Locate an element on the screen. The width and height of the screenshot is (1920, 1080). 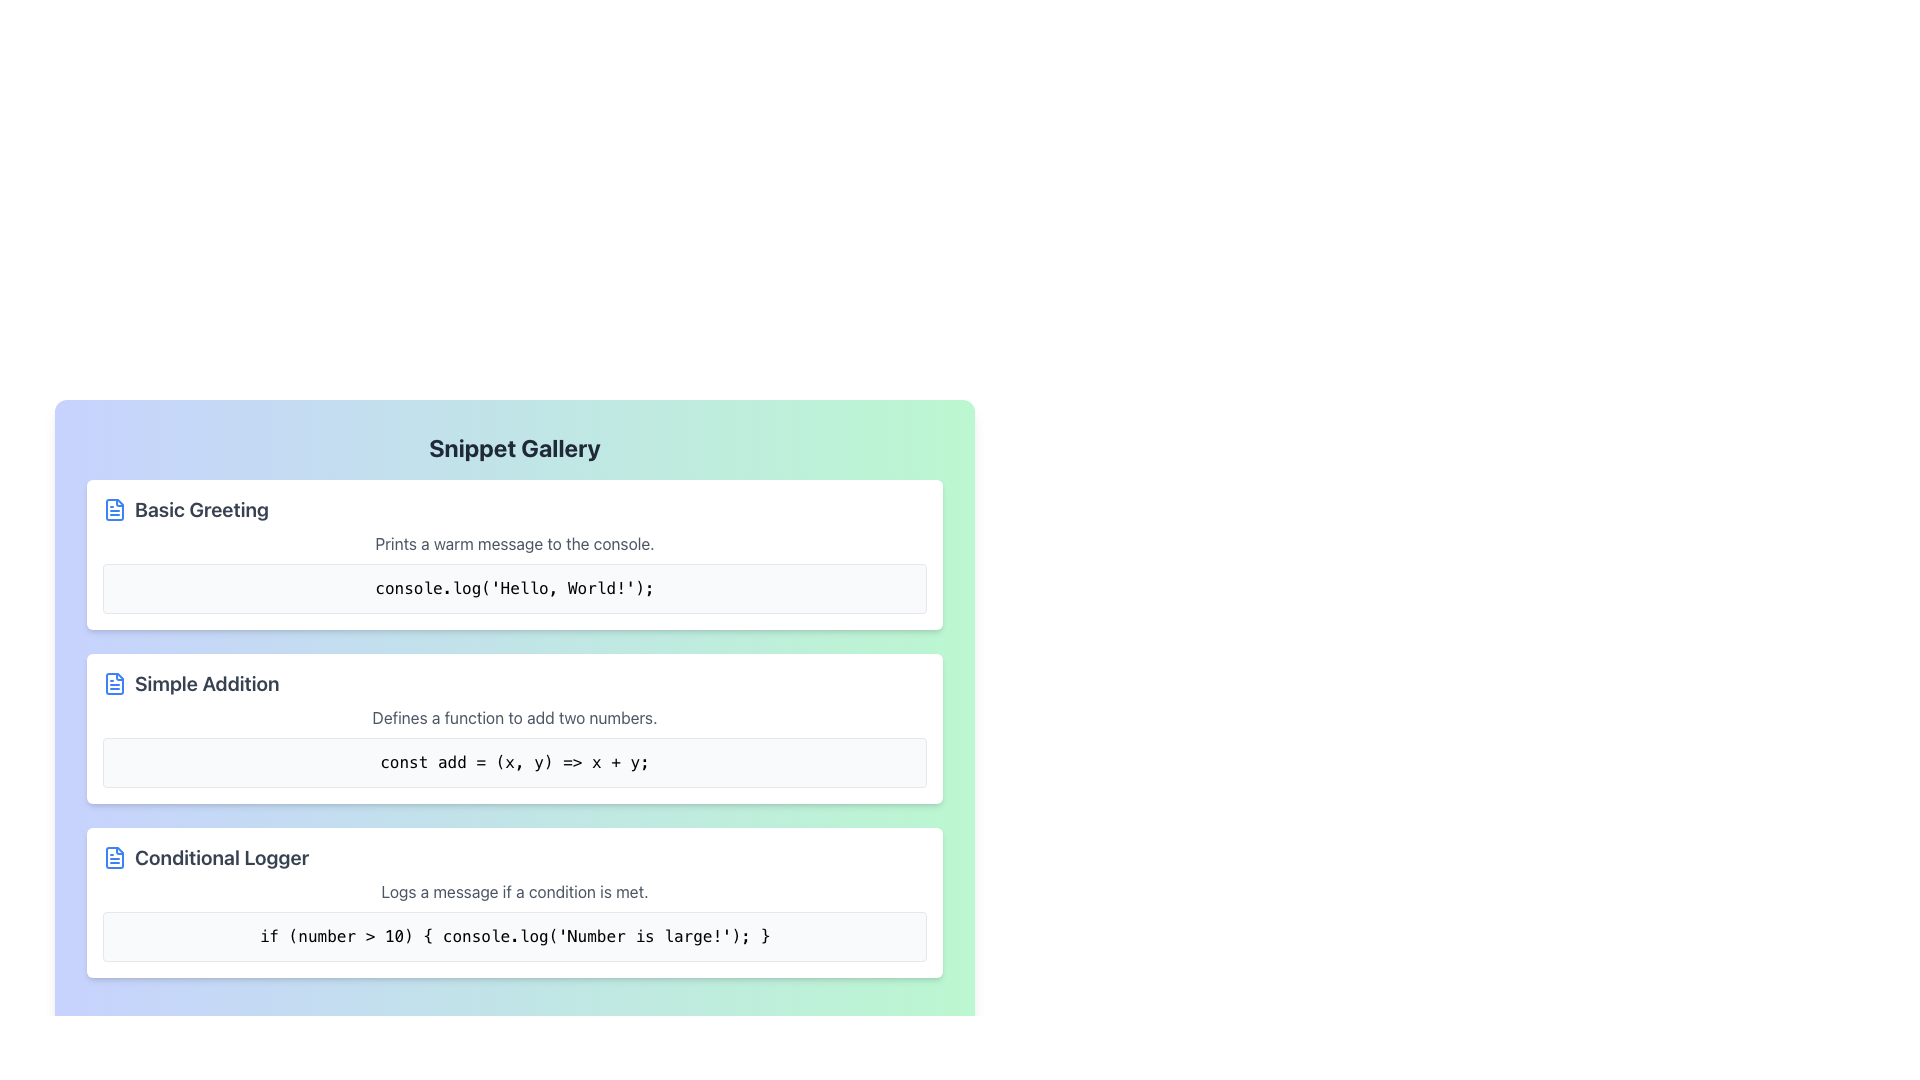
title text of the snippet card located in the third row of the Snippet Gallery, positioned to the right of a small document icon is located at coordinates (222, 856).